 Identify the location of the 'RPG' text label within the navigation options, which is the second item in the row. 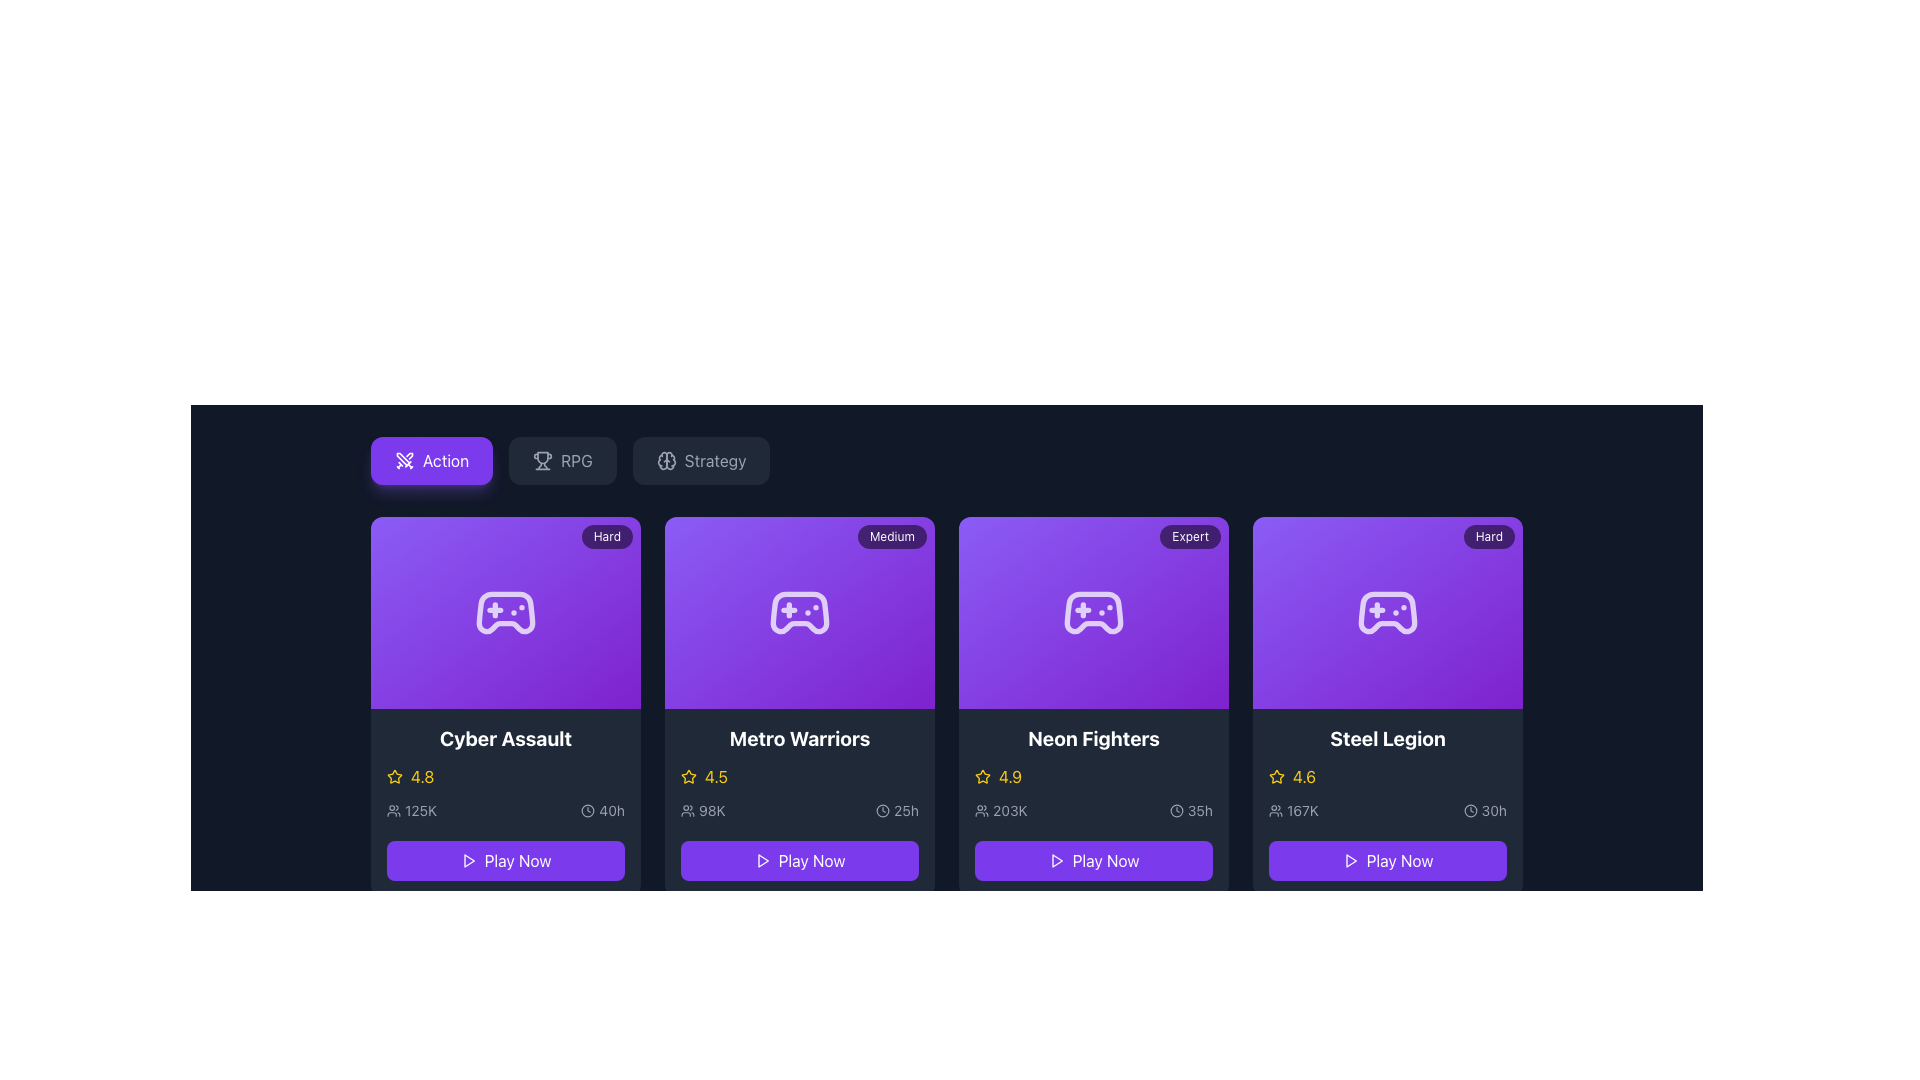
(575, 461).